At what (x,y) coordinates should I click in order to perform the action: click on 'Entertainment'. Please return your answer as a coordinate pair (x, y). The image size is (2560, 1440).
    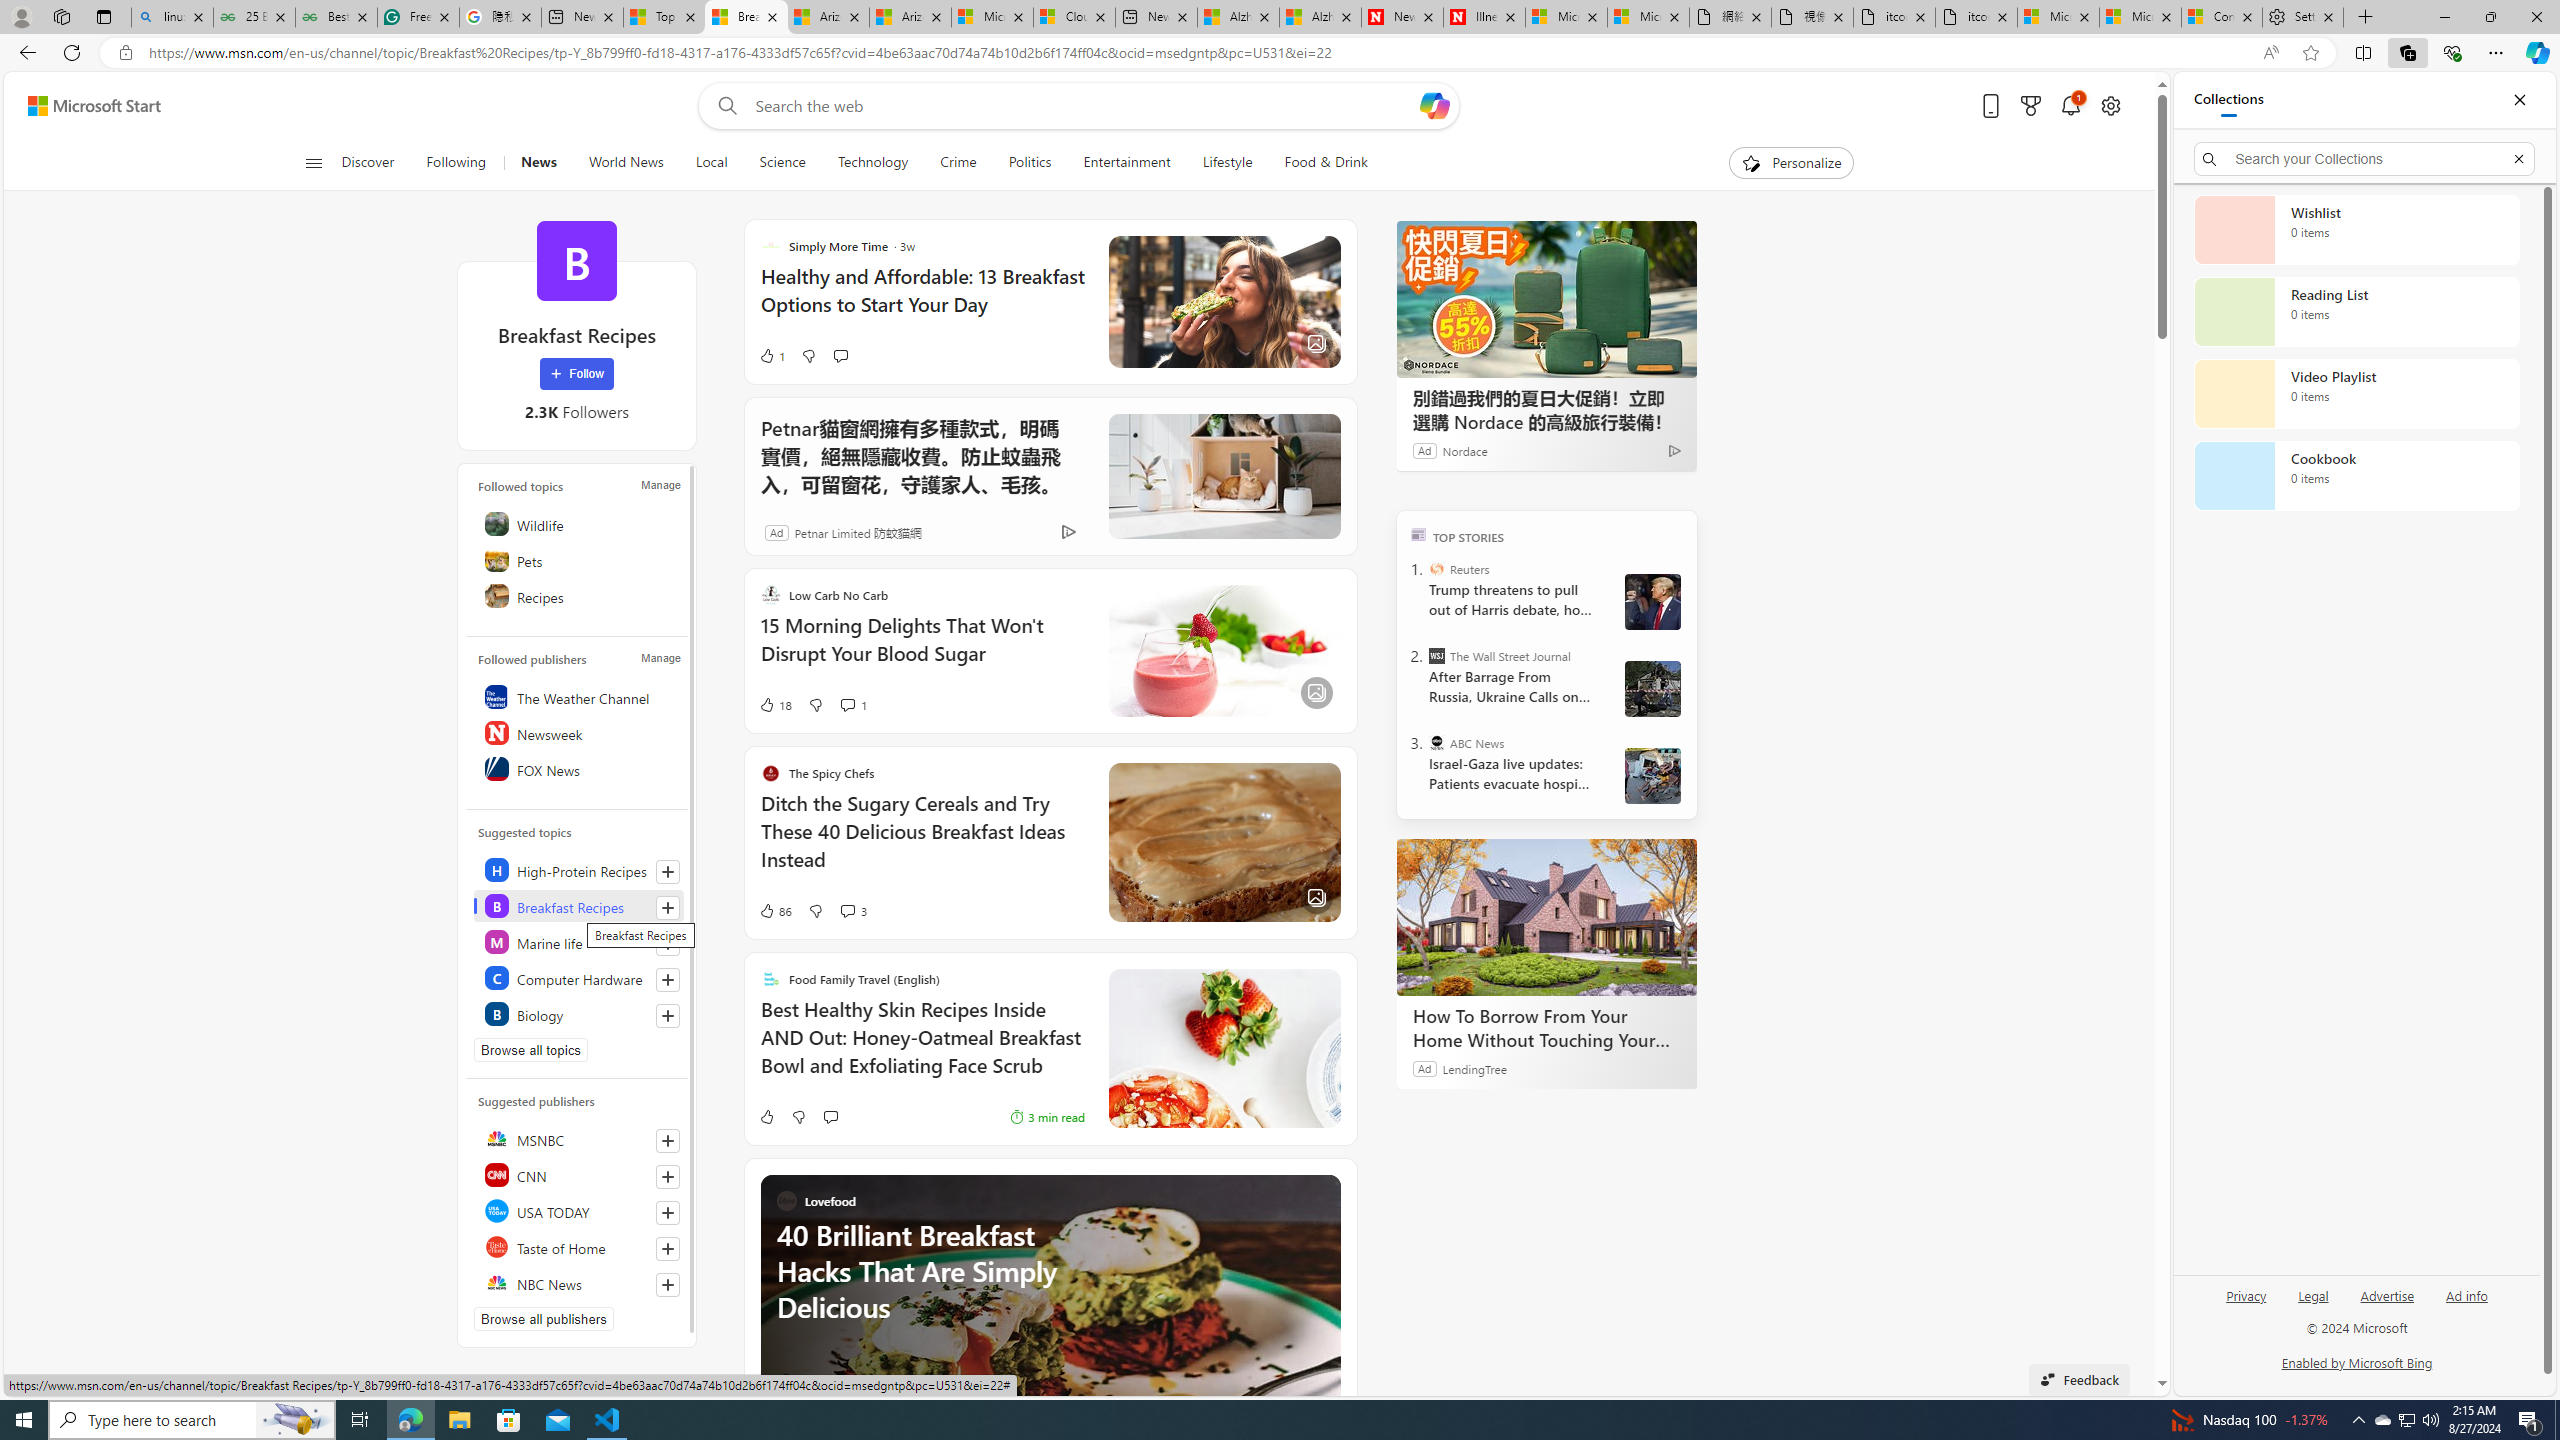
    Looking at the image, I should click on (1126, 162).